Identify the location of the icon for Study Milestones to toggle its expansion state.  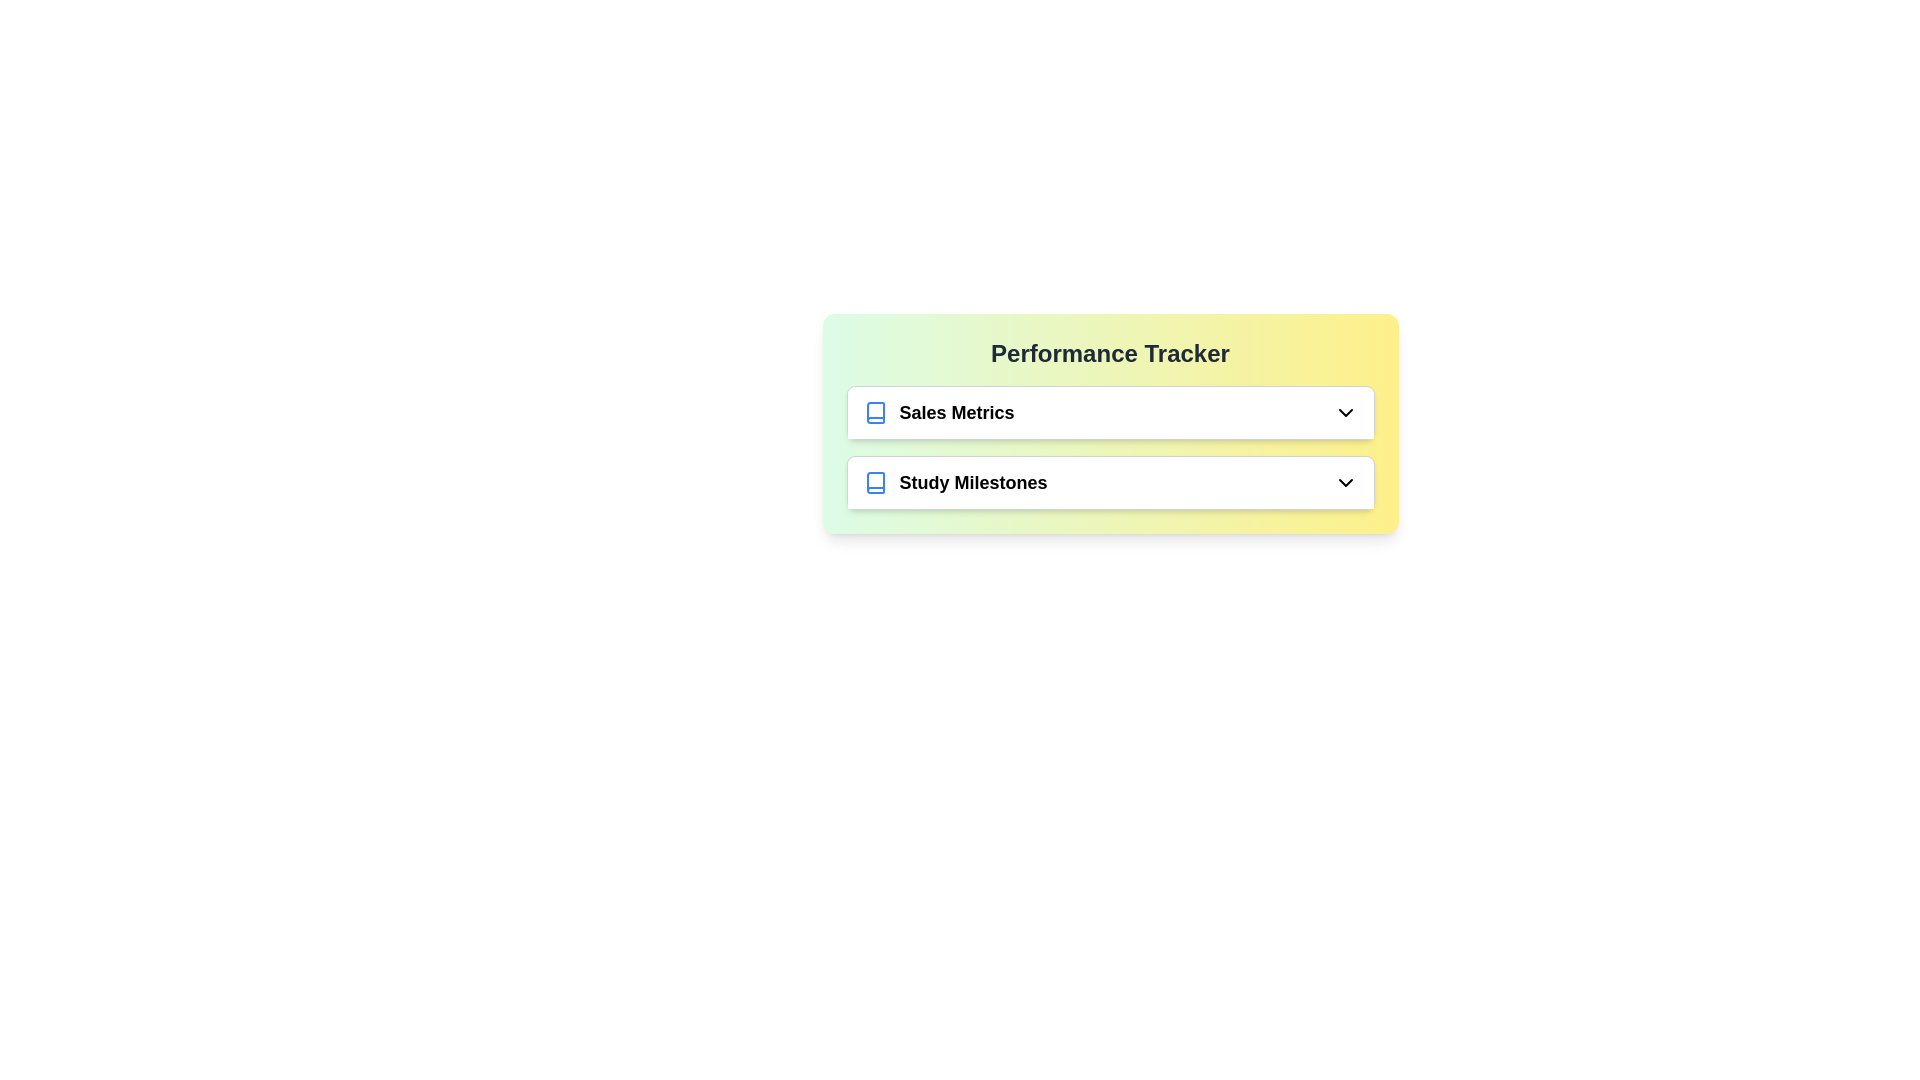
(1345, 482).